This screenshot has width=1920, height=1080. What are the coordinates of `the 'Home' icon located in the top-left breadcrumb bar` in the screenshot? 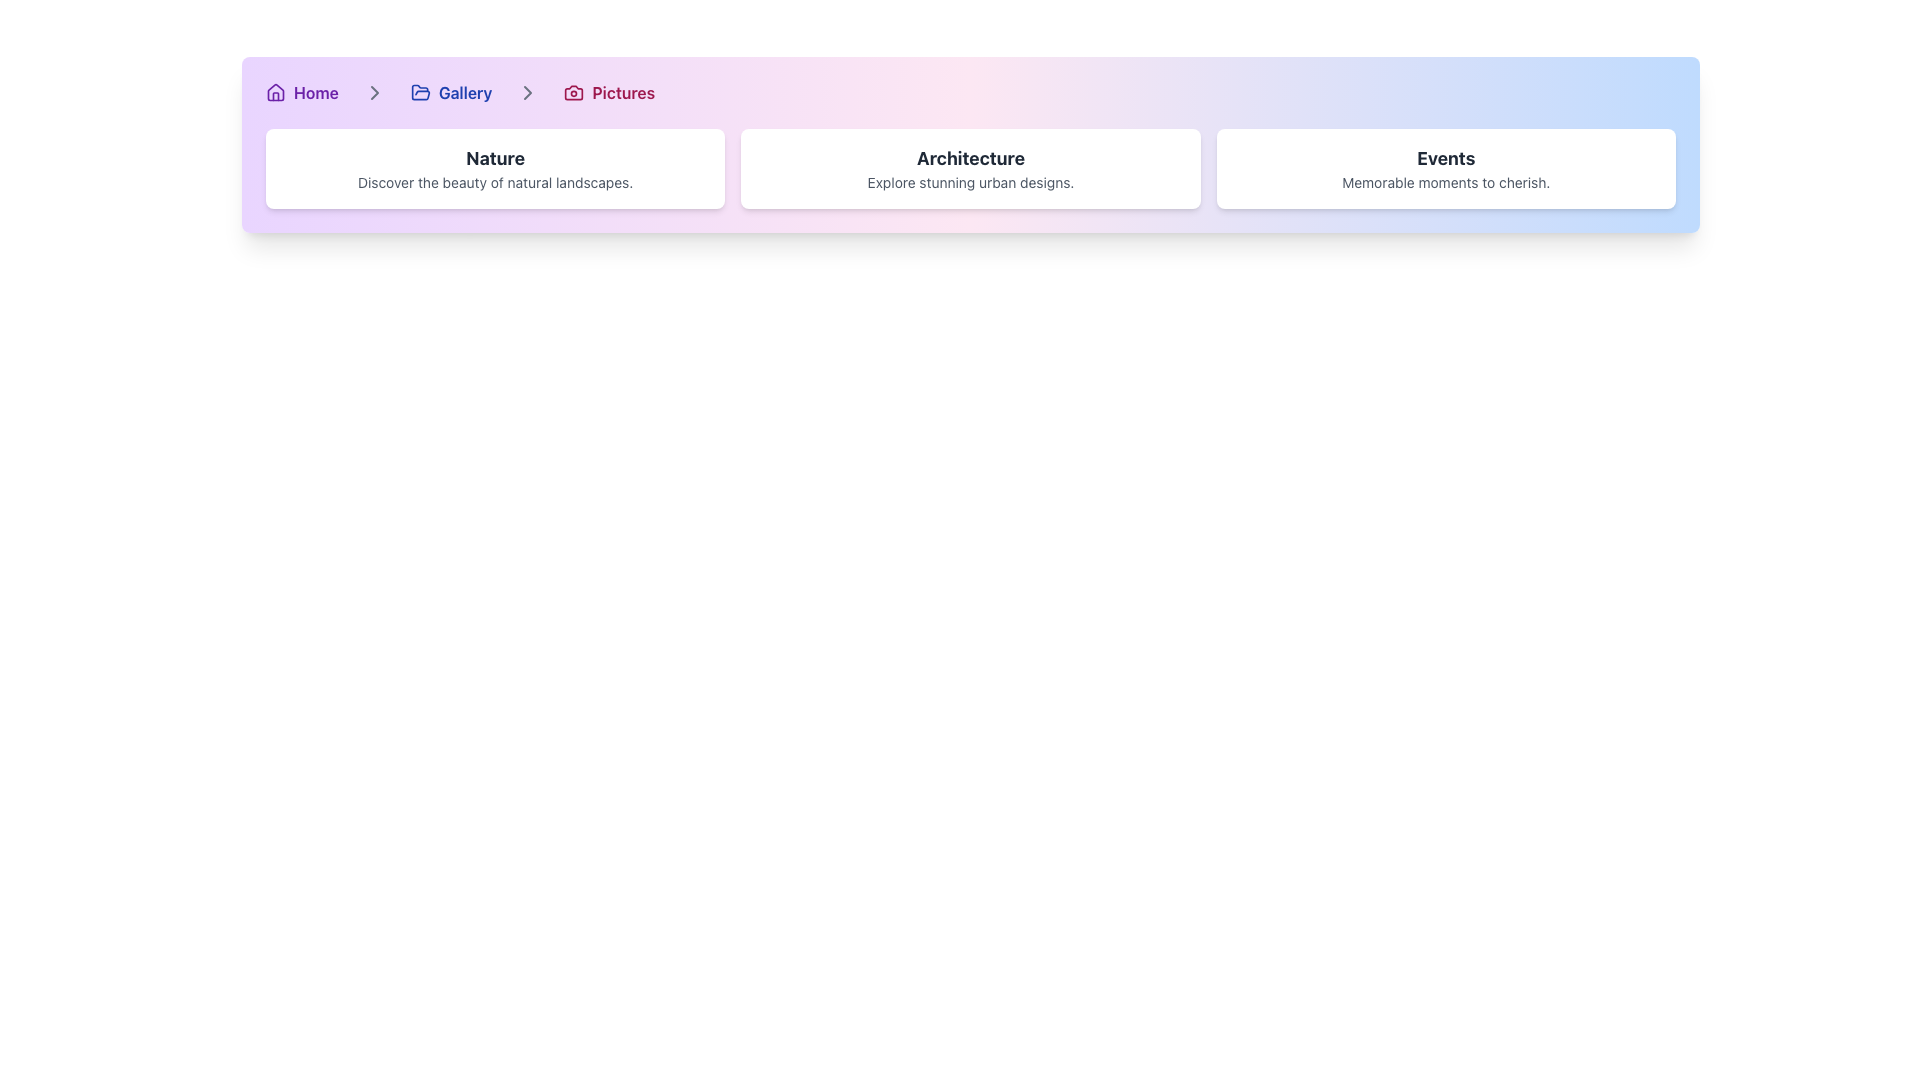 It's located at (274, 92).